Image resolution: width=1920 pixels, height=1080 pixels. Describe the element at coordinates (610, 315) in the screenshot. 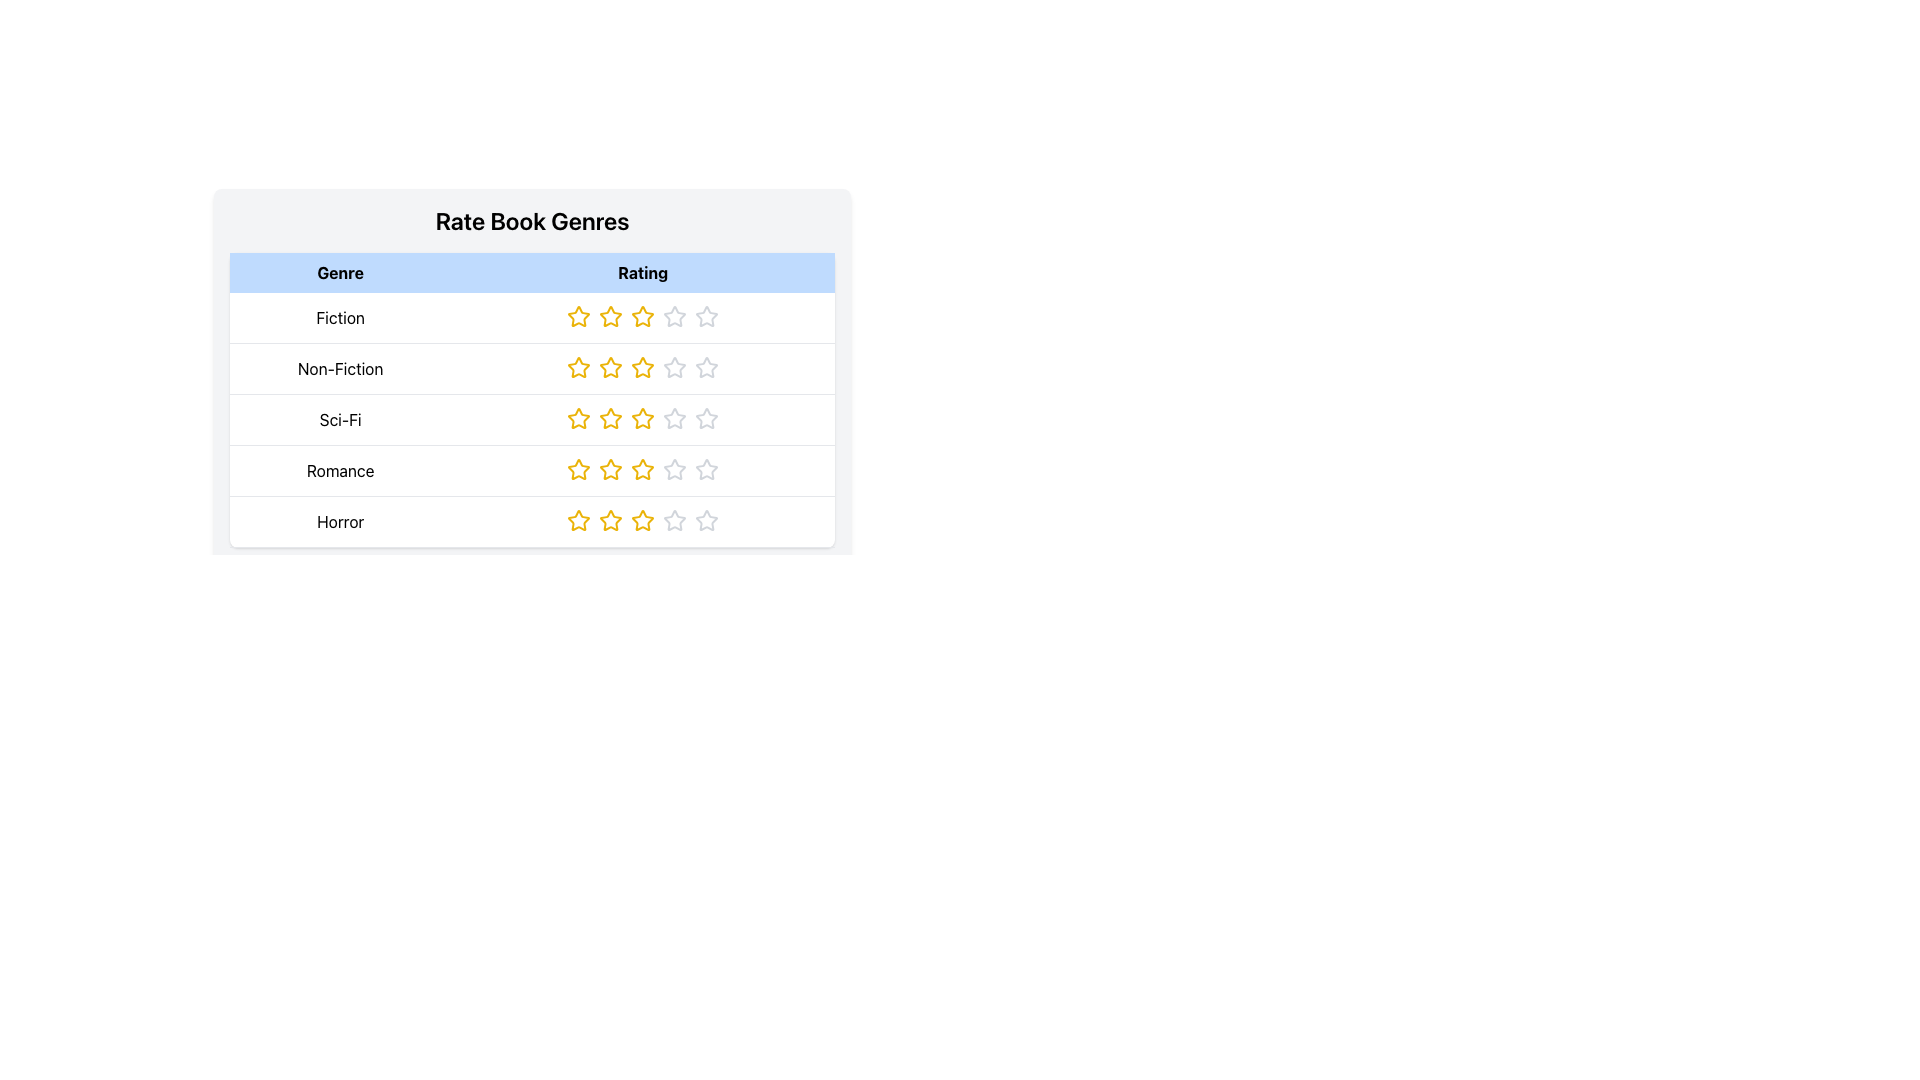

I see `the second star icon` at that location.